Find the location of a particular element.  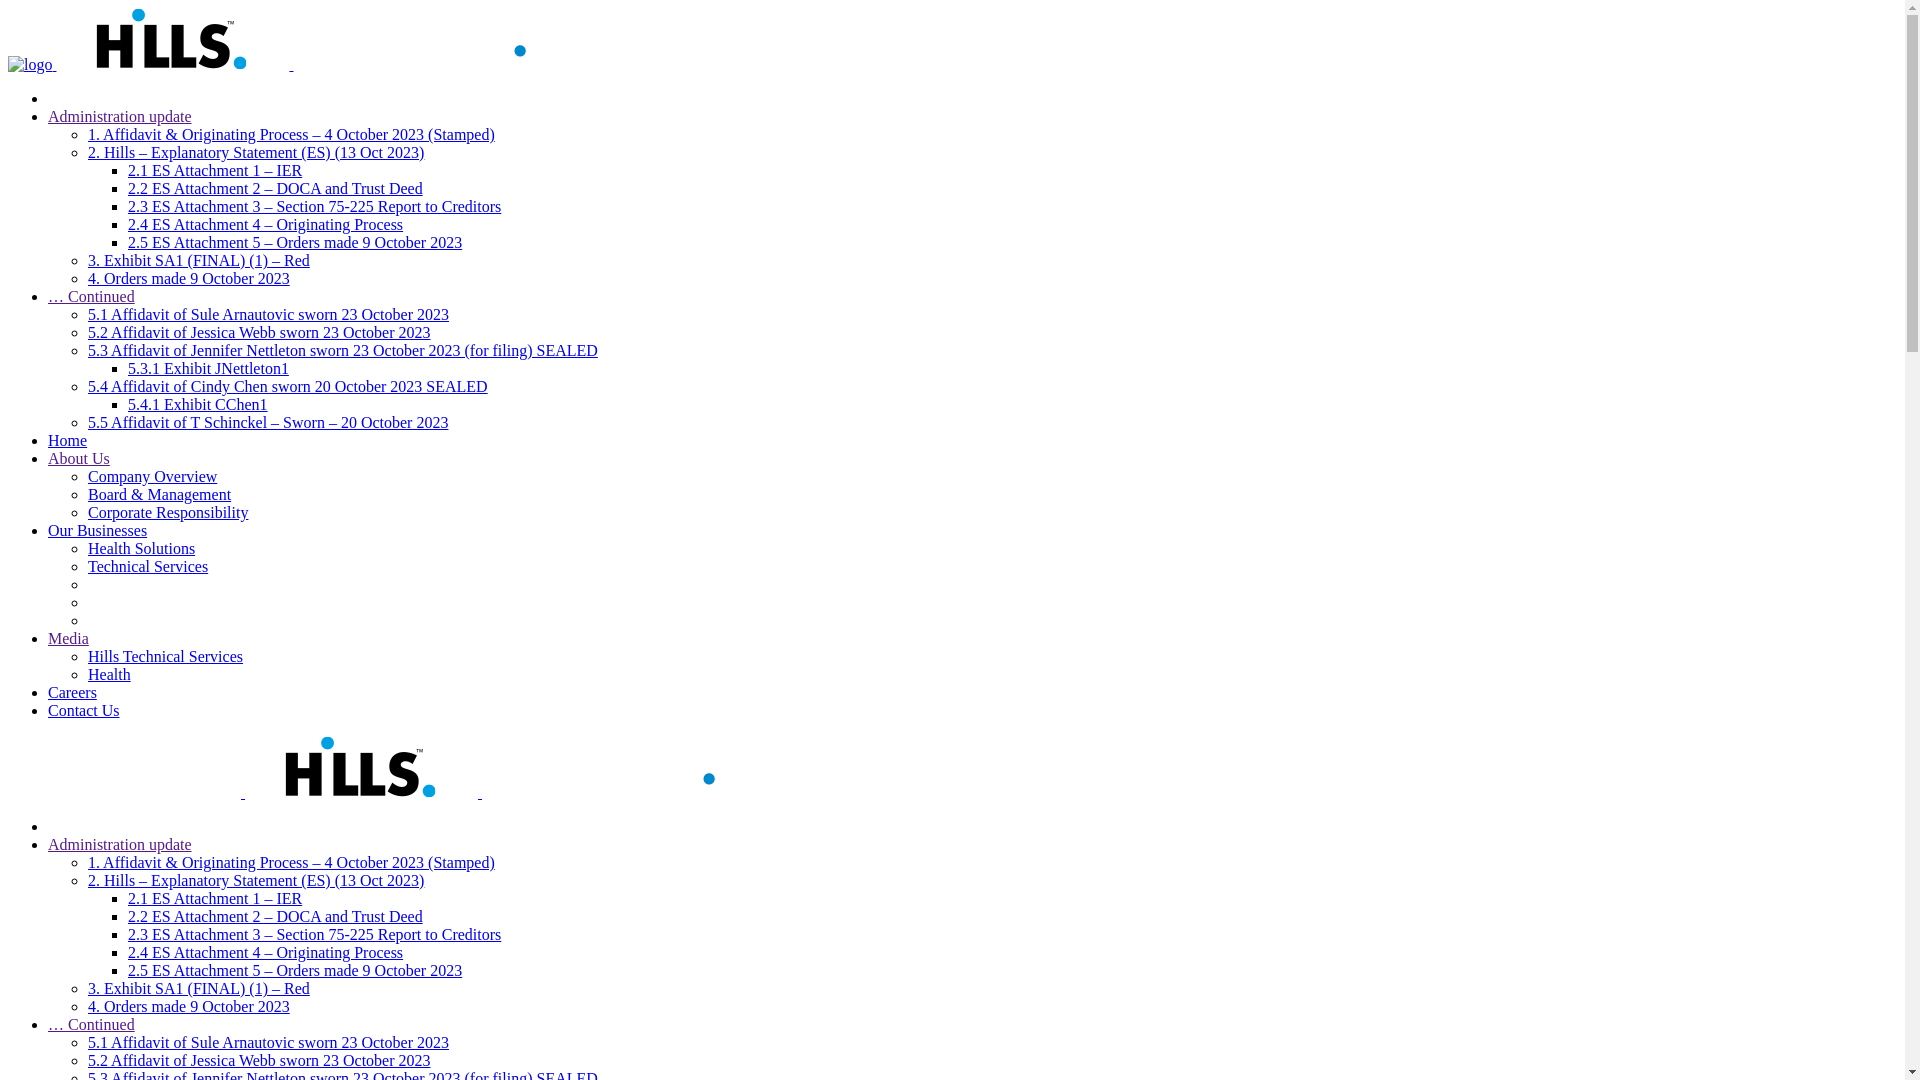

'Corporate Responsibility' is located at coordinates (168, 511).